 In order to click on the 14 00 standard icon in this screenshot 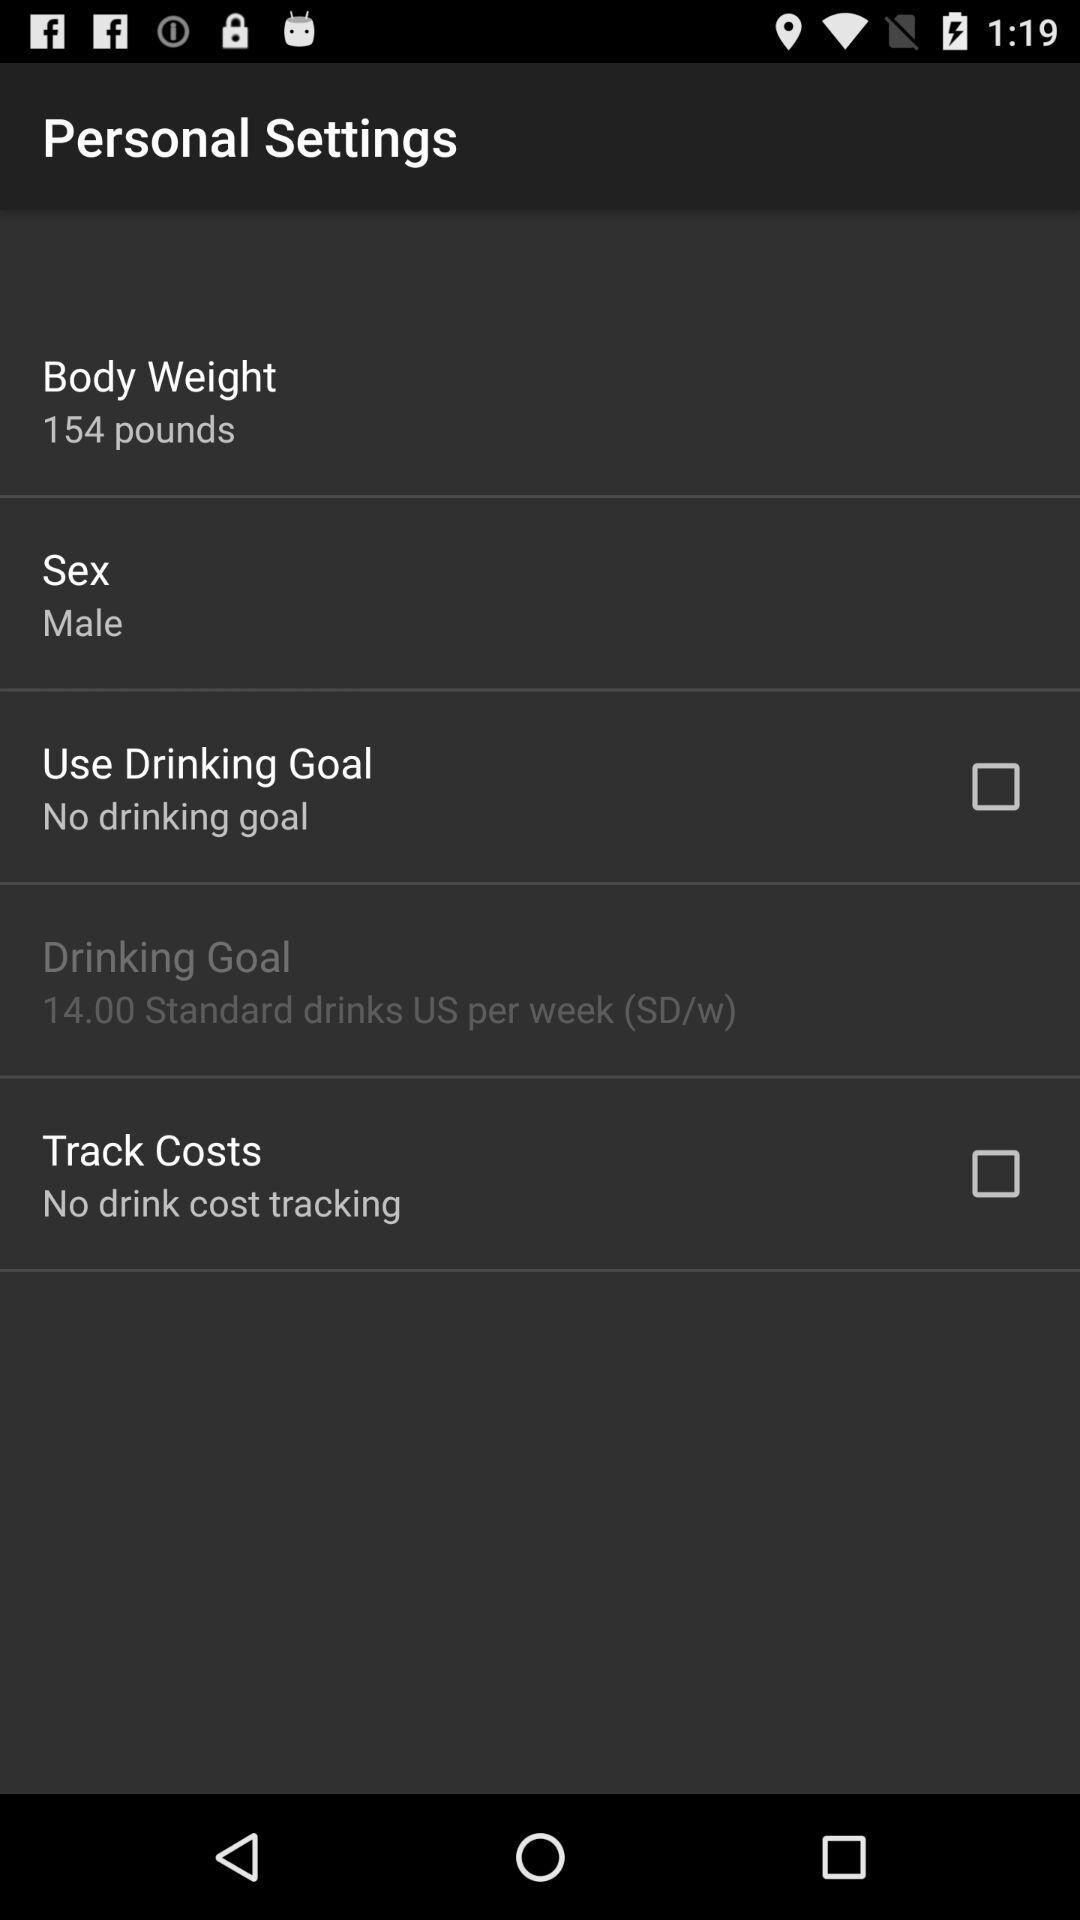, I will do `click(389, 1008)`.